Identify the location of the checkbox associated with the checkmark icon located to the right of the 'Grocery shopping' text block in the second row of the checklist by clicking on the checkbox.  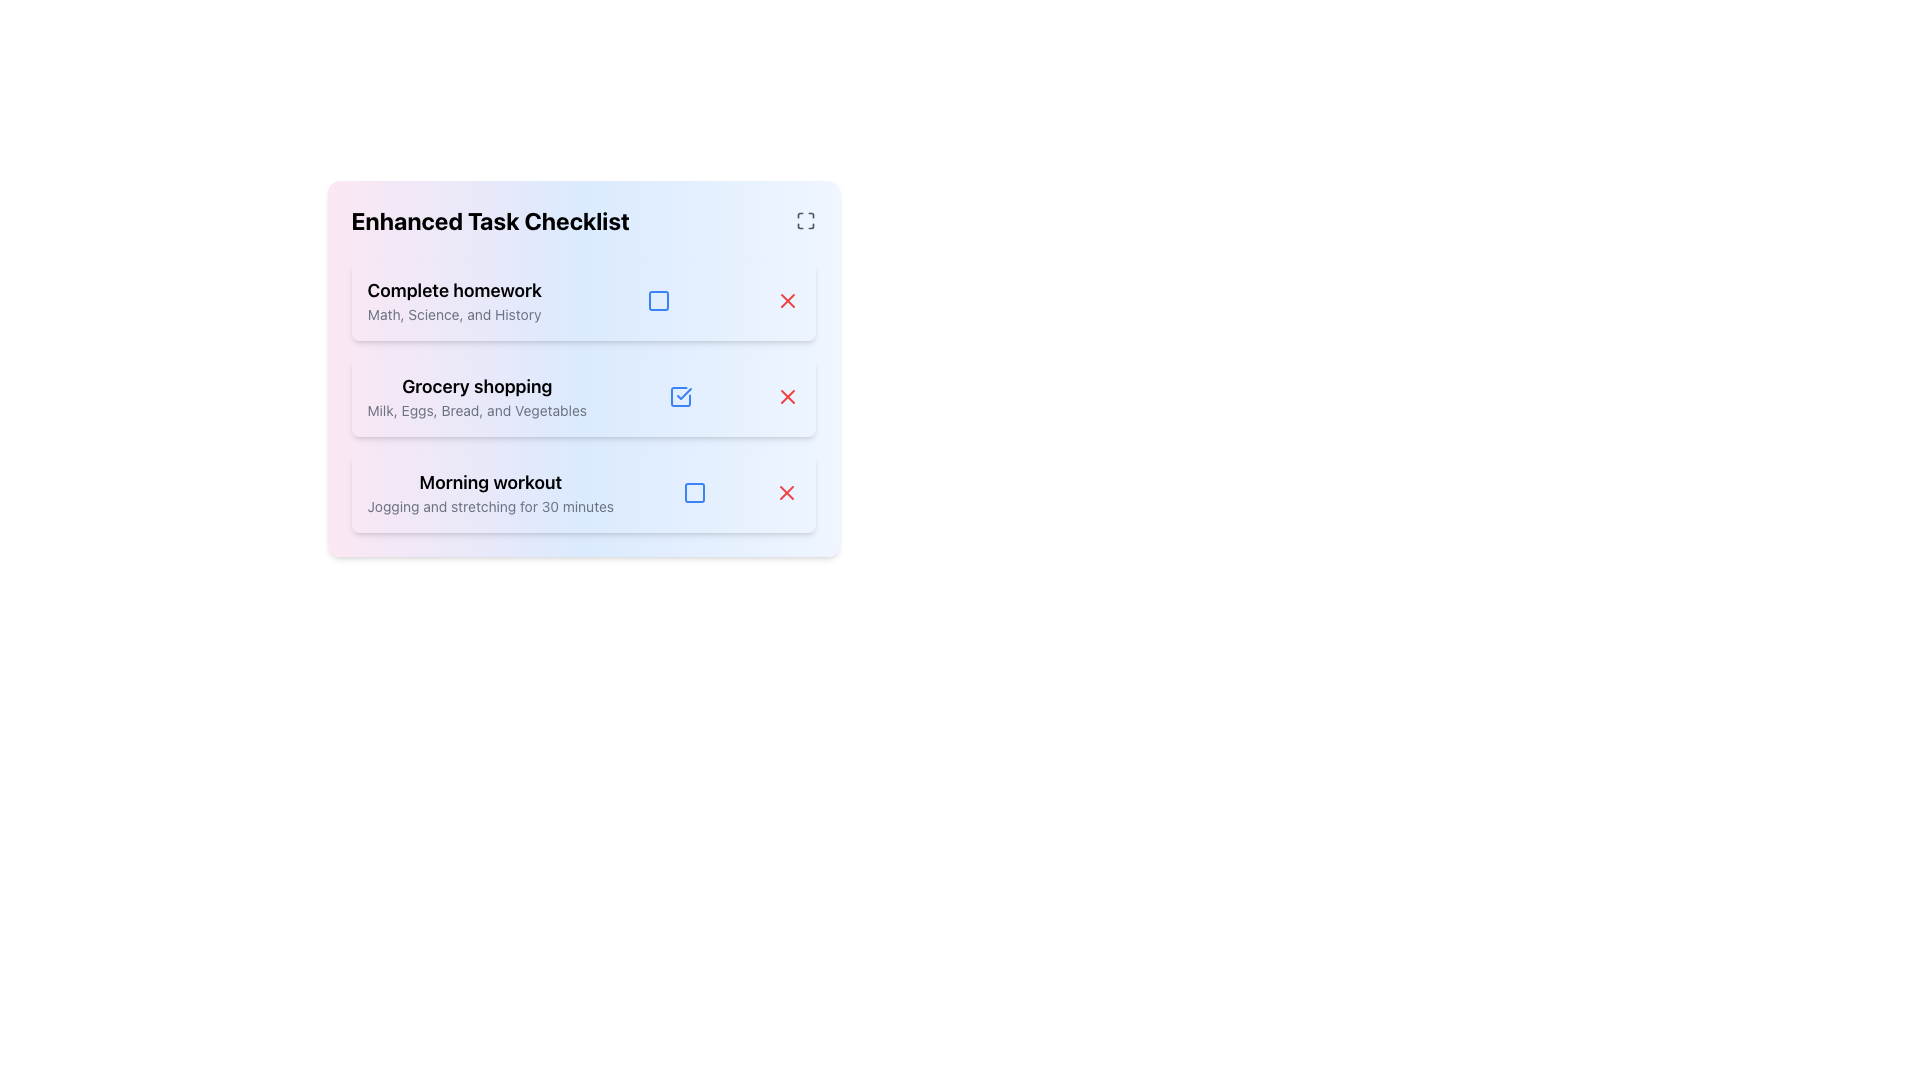
(681, 397).